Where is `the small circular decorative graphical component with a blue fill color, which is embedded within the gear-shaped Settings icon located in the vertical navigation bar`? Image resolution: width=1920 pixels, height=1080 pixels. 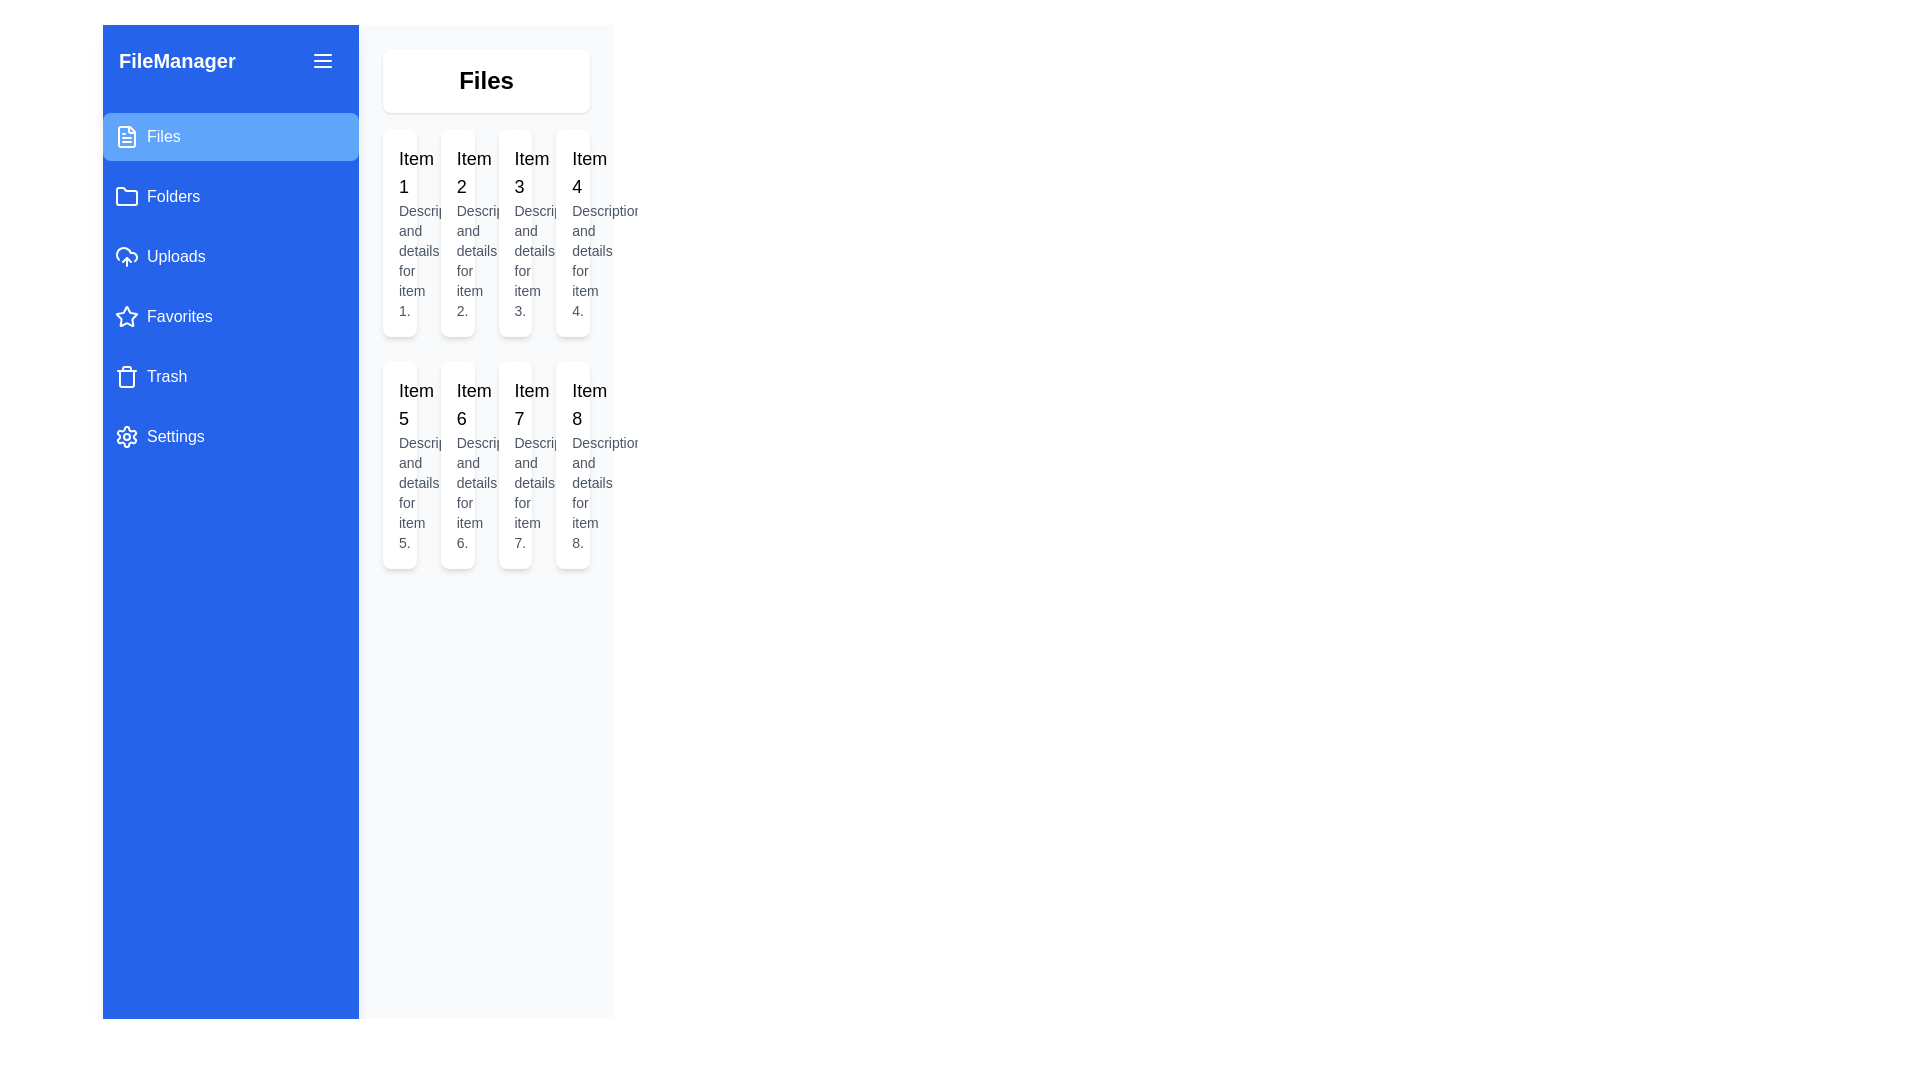
the small circular decorative graphical component with a blue fill color, which is embedded within the gear-shaped Settings icon located in the vertical navigation bar is located at coordinates (125, 435).